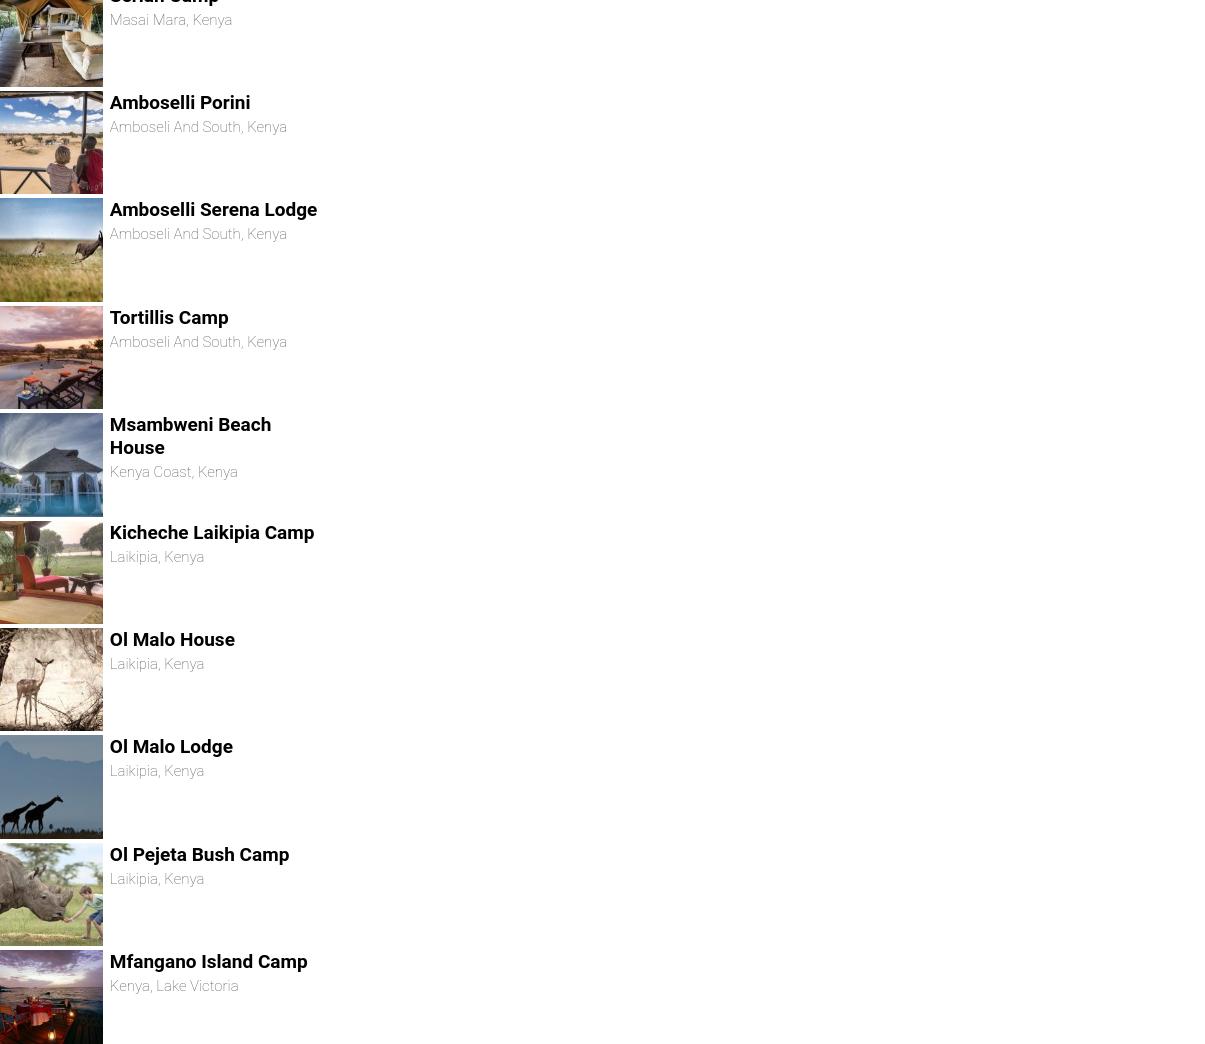  I want to click on 'Msambweni Beach House', so click(189, 434).